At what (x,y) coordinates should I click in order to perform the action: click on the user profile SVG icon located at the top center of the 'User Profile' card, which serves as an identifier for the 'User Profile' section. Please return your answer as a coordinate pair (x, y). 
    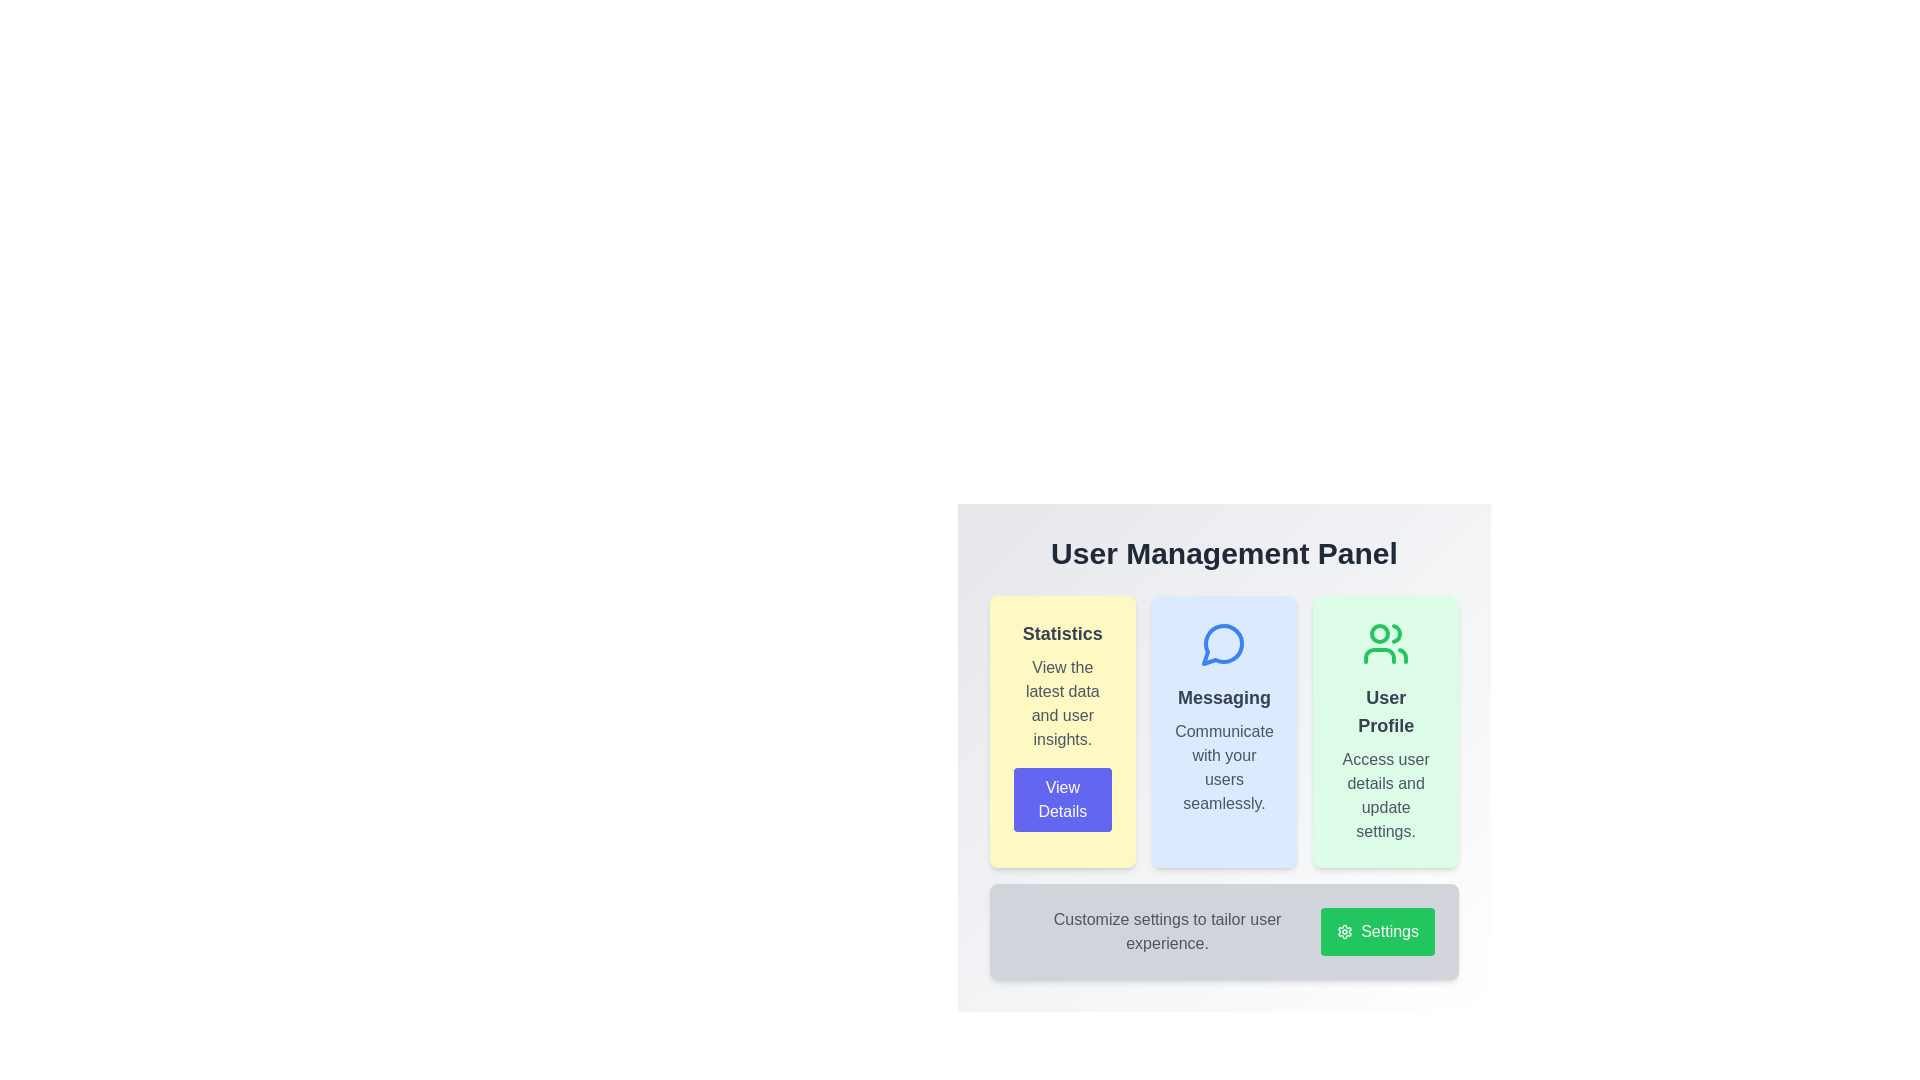
    Looking at the image, I should click on (1385, 644).